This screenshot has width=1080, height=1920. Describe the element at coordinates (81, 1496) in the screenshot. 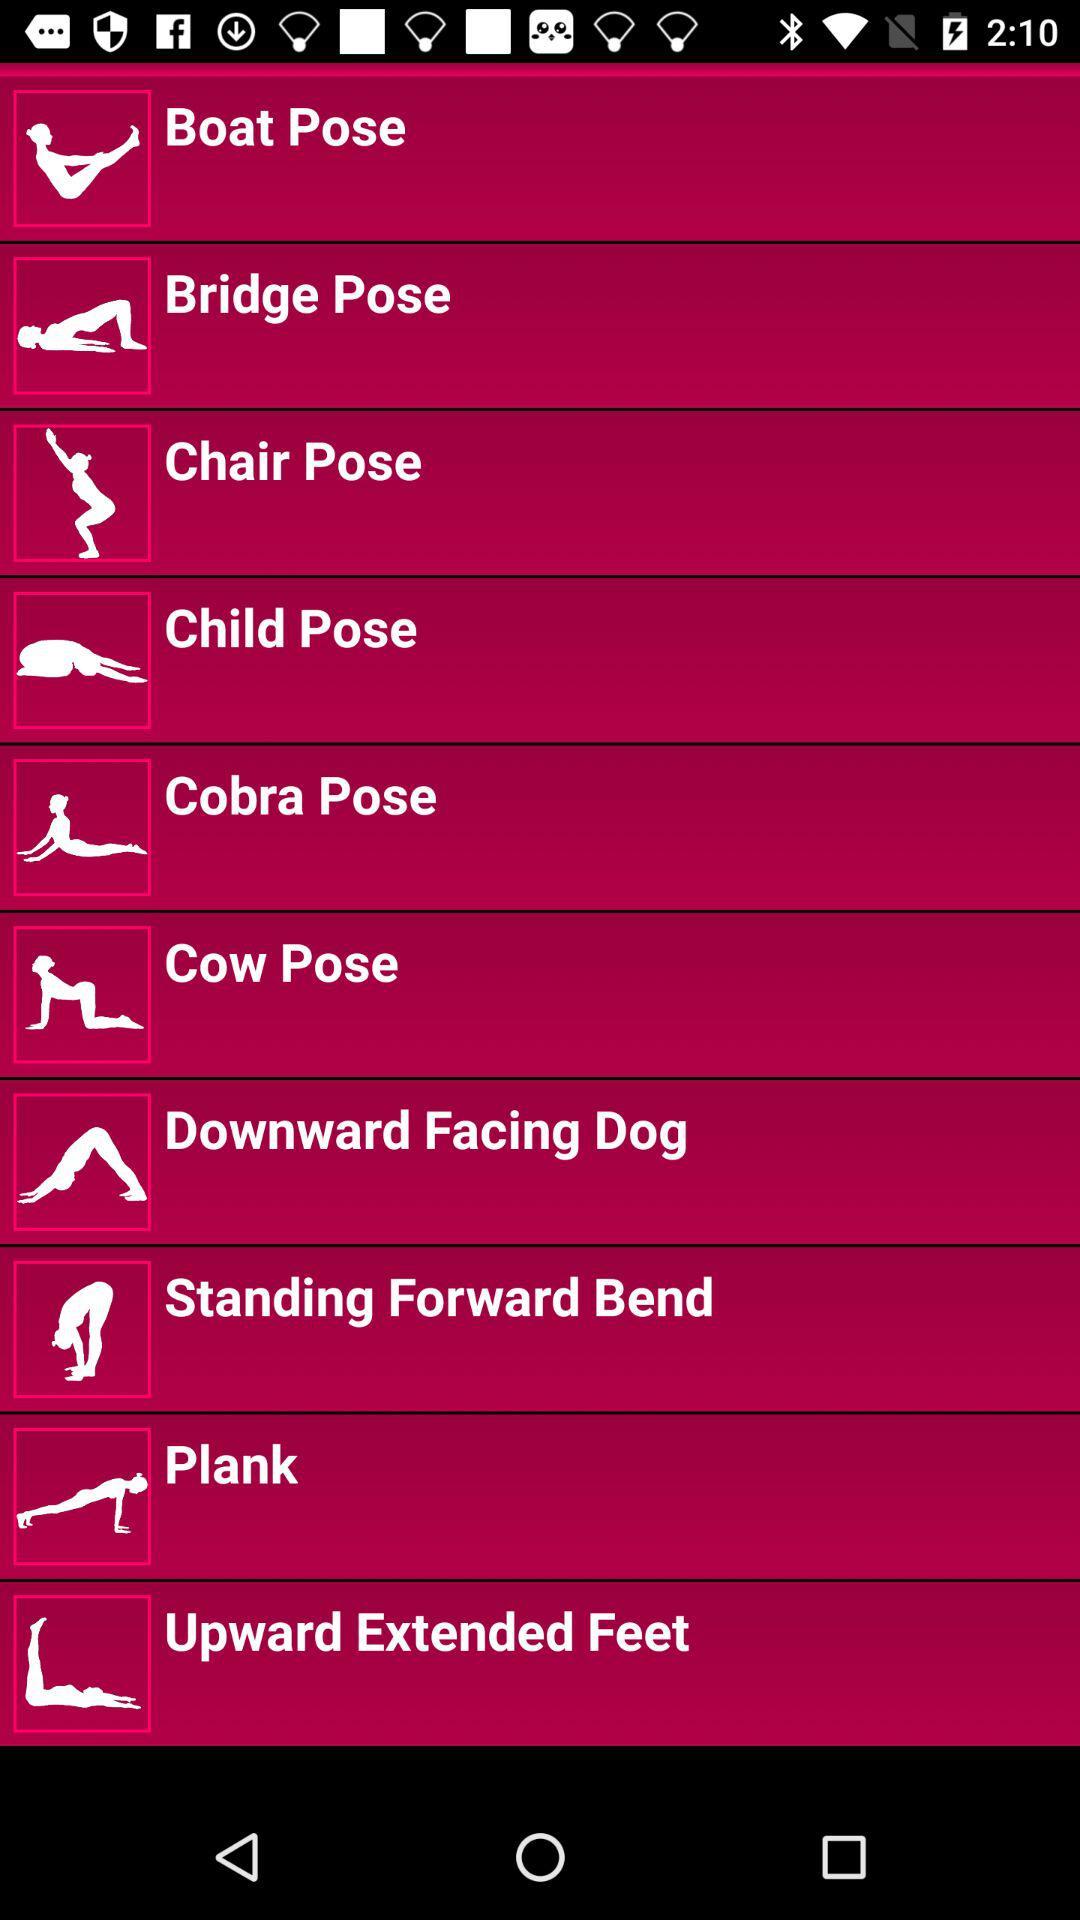

I see `the option  beside  plank` at that location.